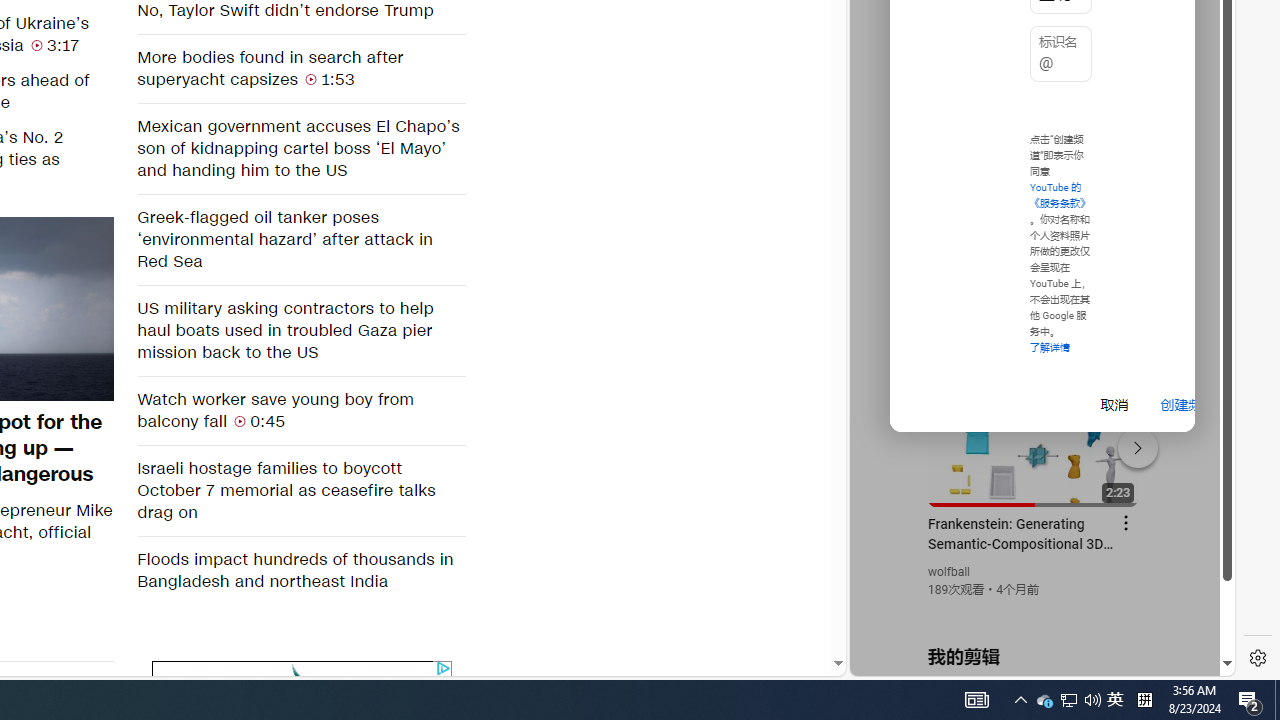 Image resolution: width=1280 pixels, height=720 pixels. What do you see at coordinates (948, 572) in the screenshot?
I see `'wolfball'` at bounding box center [948, 572].